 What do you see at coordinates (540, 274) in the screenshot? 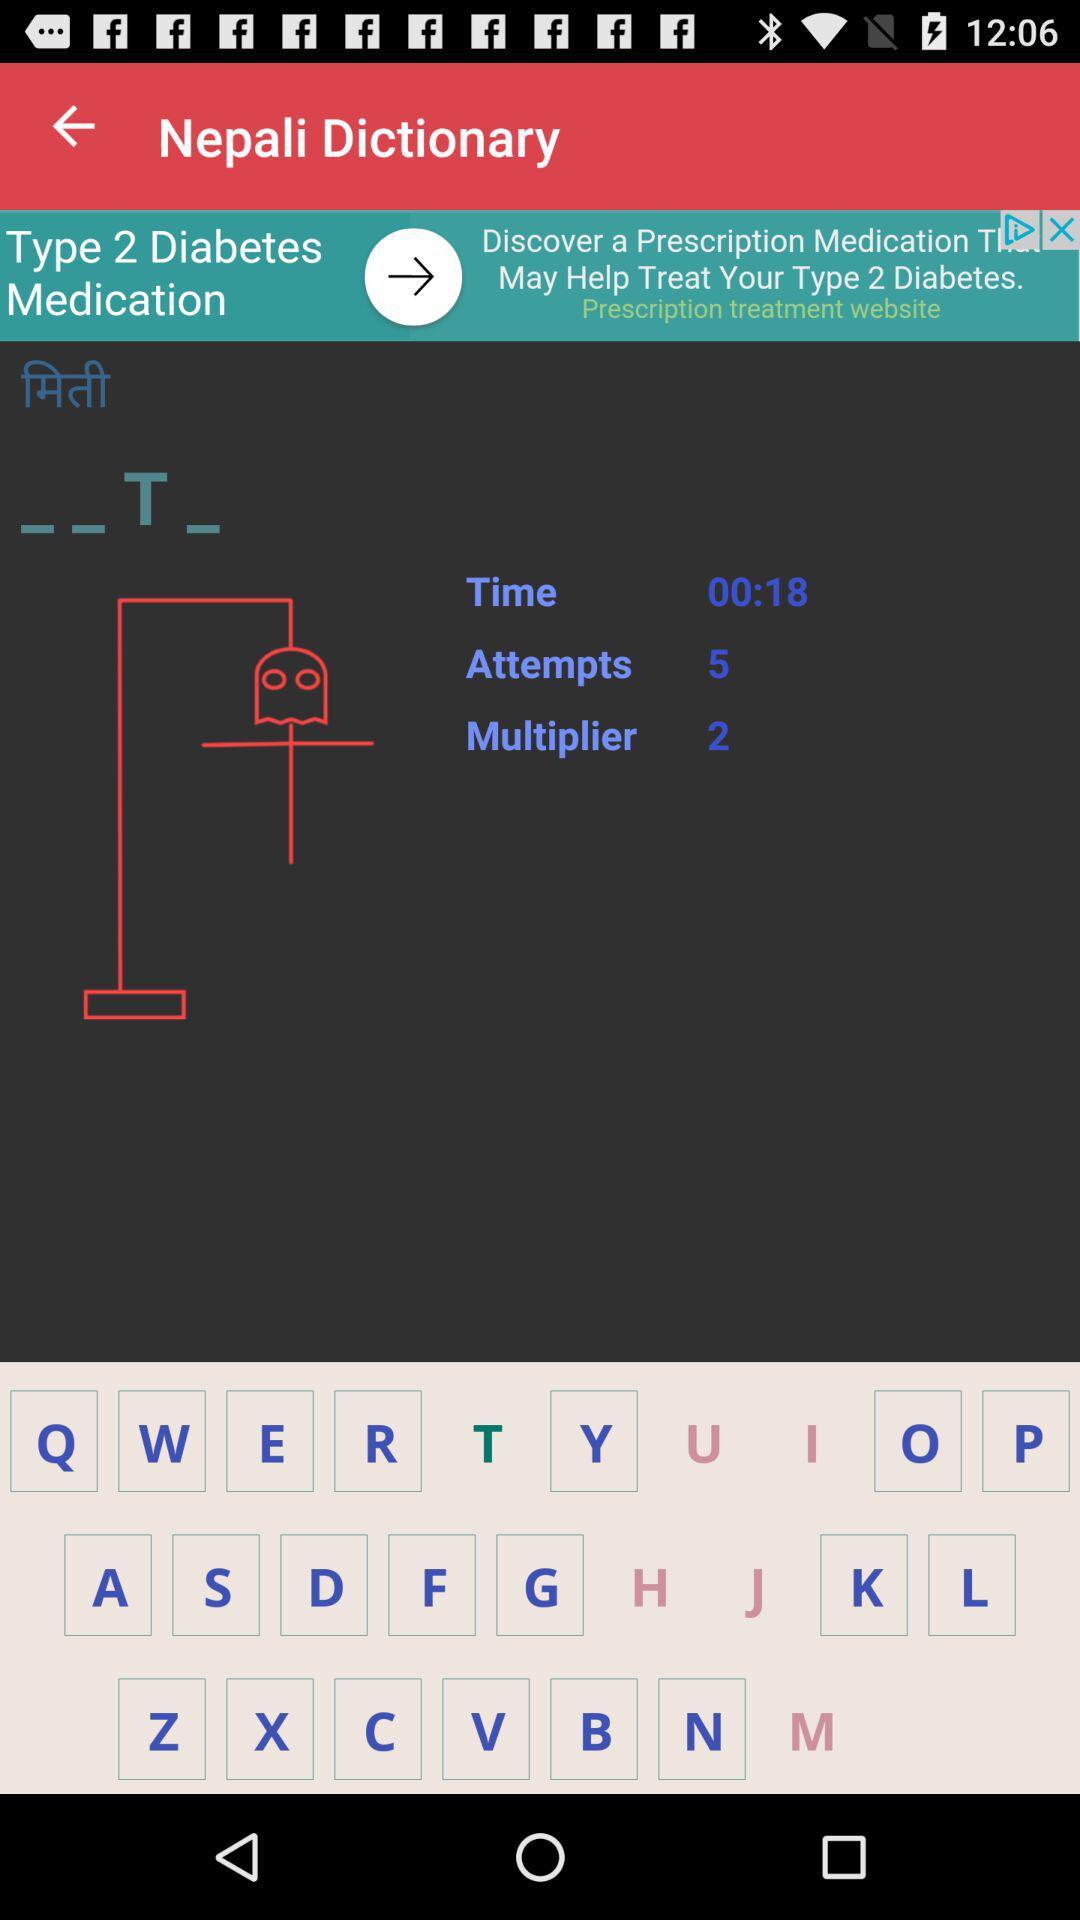
I see `sponsored content` at bounding box center [540, 274].